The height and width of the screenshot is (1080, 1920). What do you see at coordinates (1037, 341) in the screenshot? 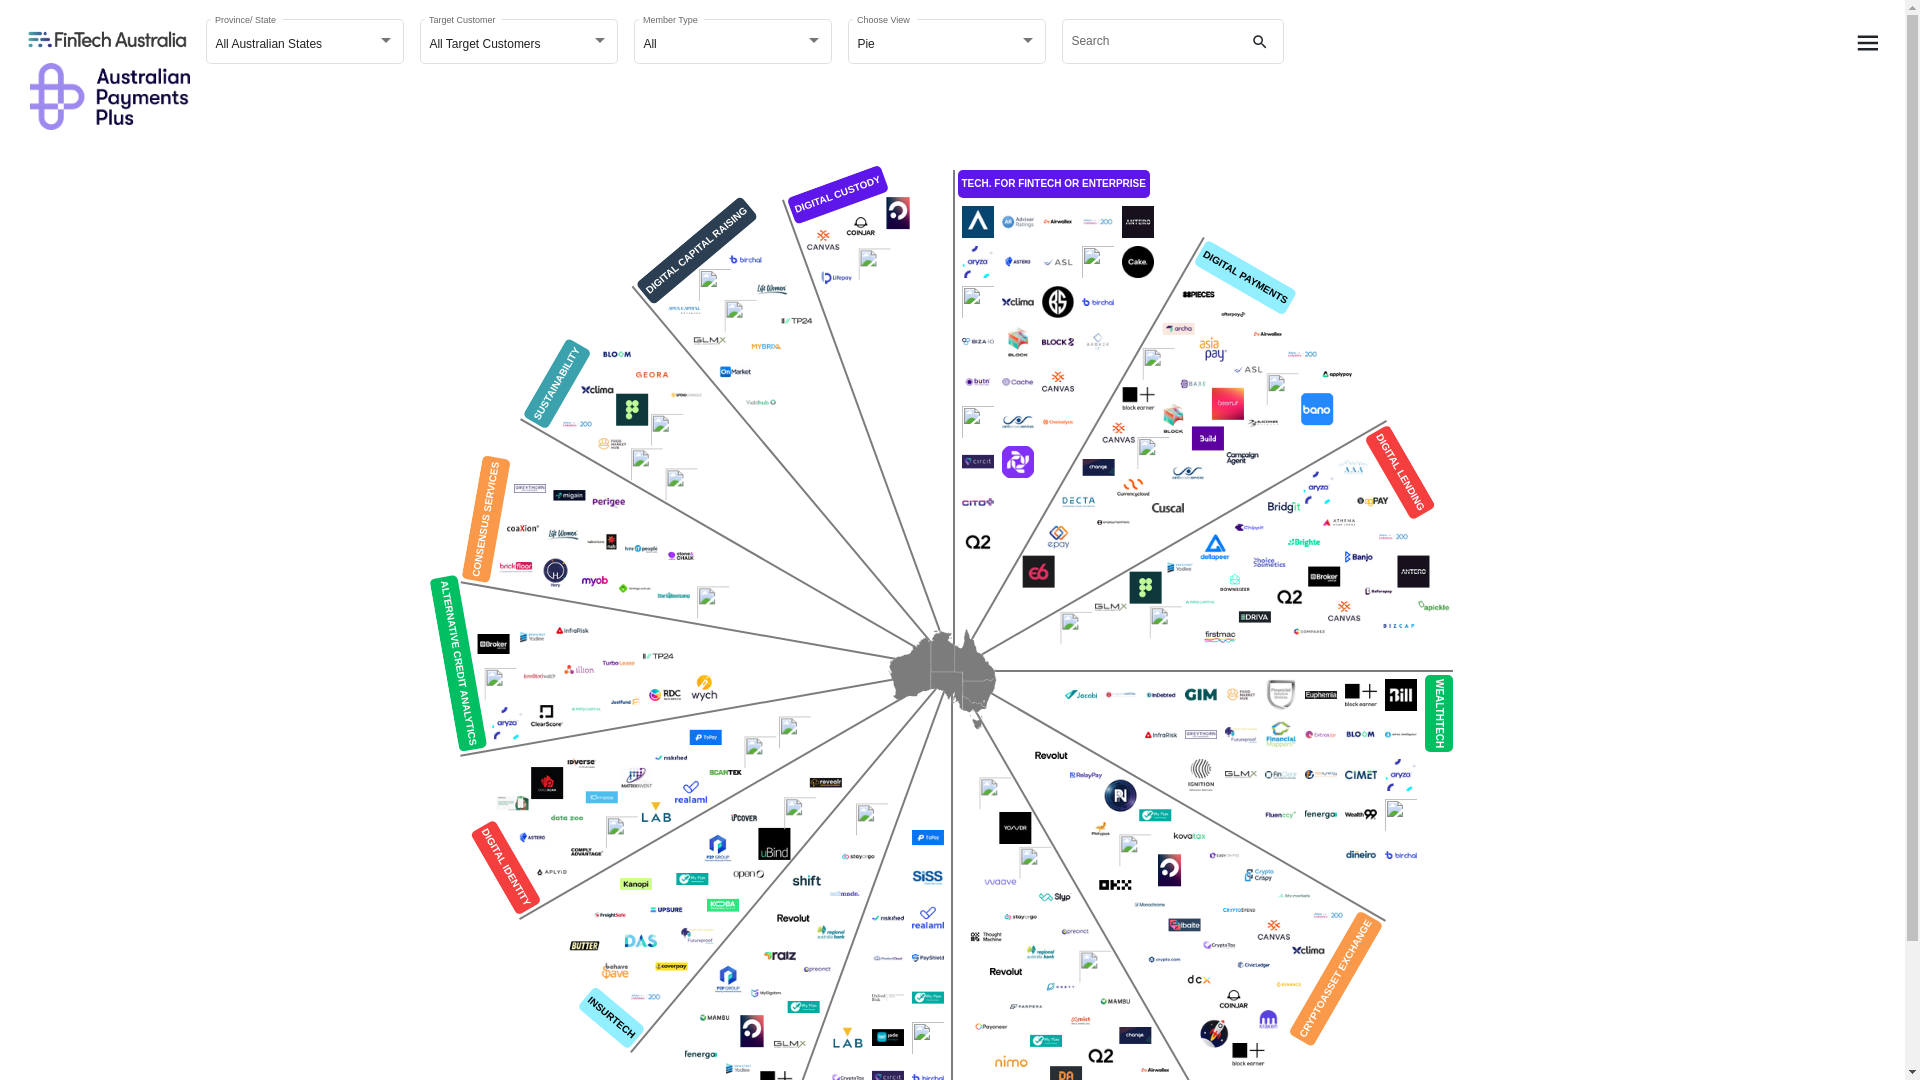
I see `'Block8 Technologies'` at bounding box center [1037, 341].